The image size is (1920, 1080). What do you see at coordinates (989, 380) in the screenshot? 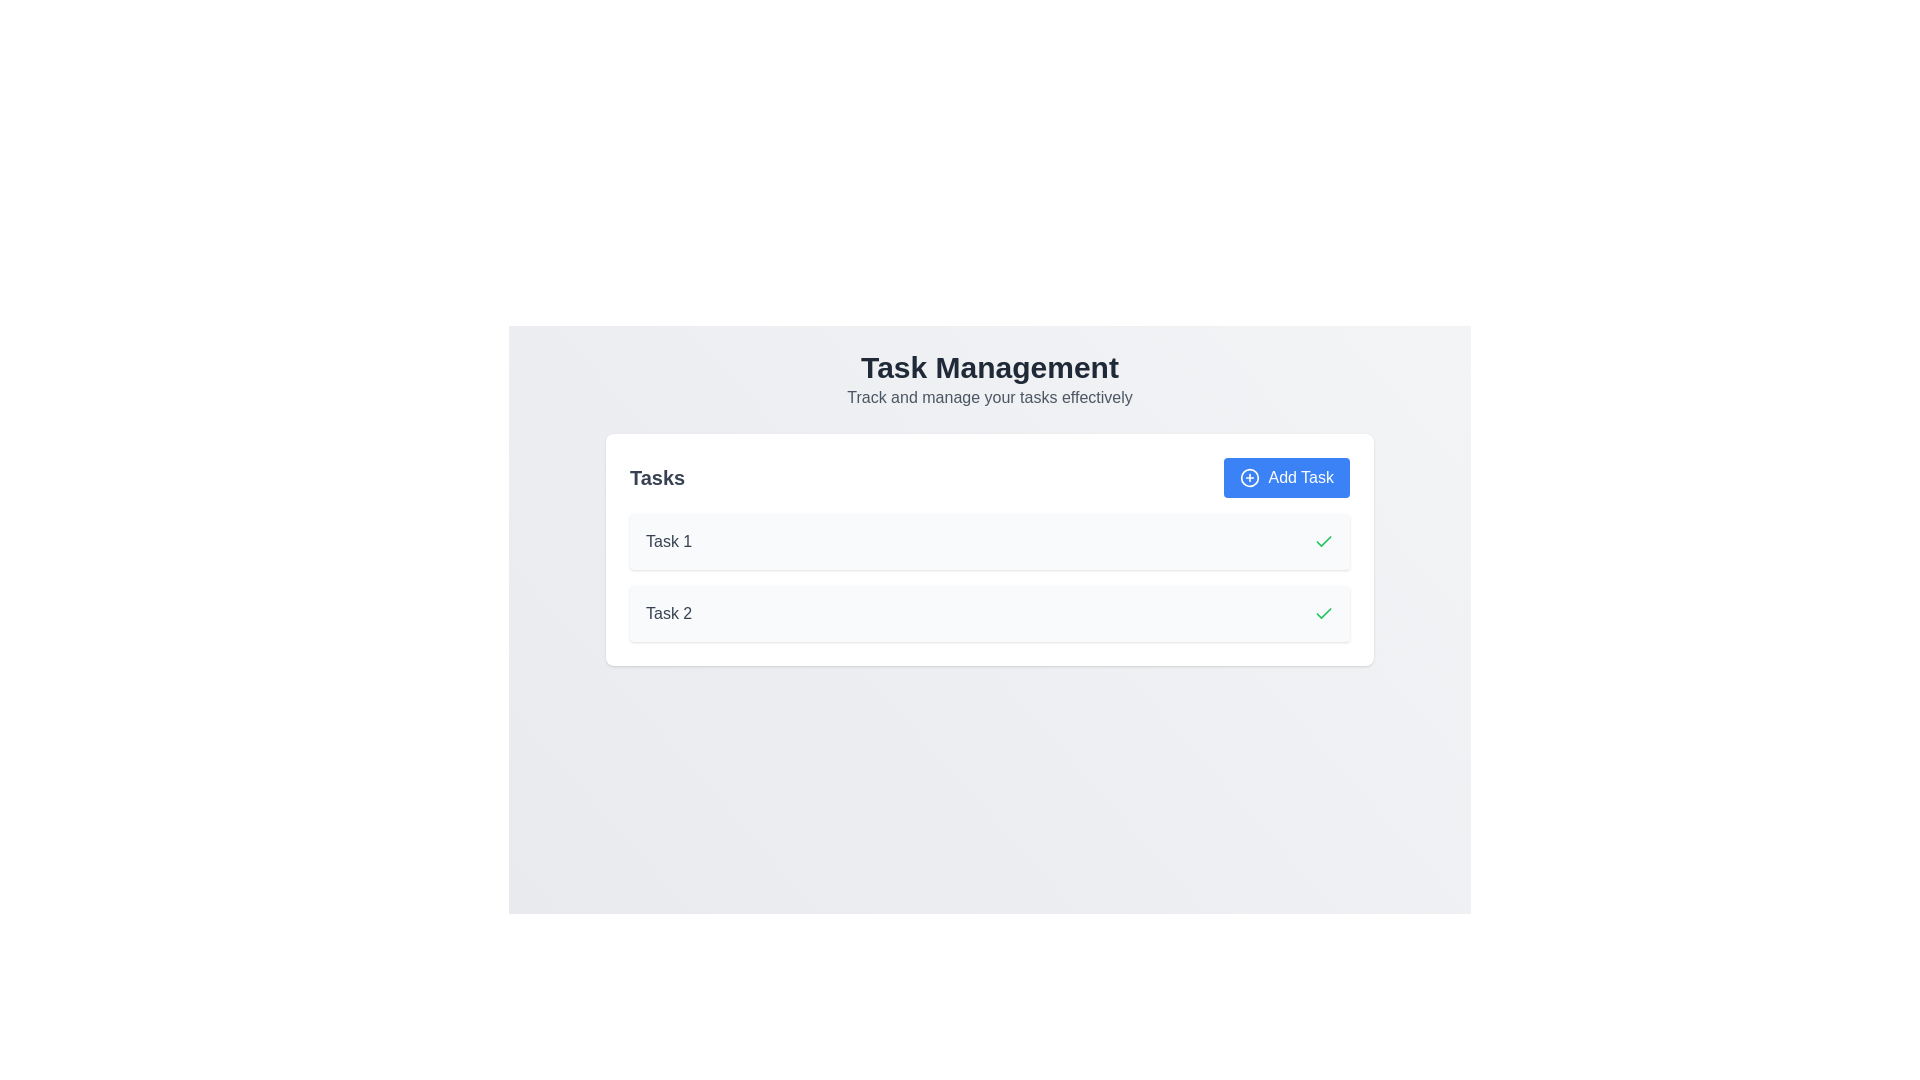
I see `the Text display element titled 'Task Management' with the subtitle 'Track and manage your tasks effectively', located at the top of the content area` at bounding box center [989, 380].